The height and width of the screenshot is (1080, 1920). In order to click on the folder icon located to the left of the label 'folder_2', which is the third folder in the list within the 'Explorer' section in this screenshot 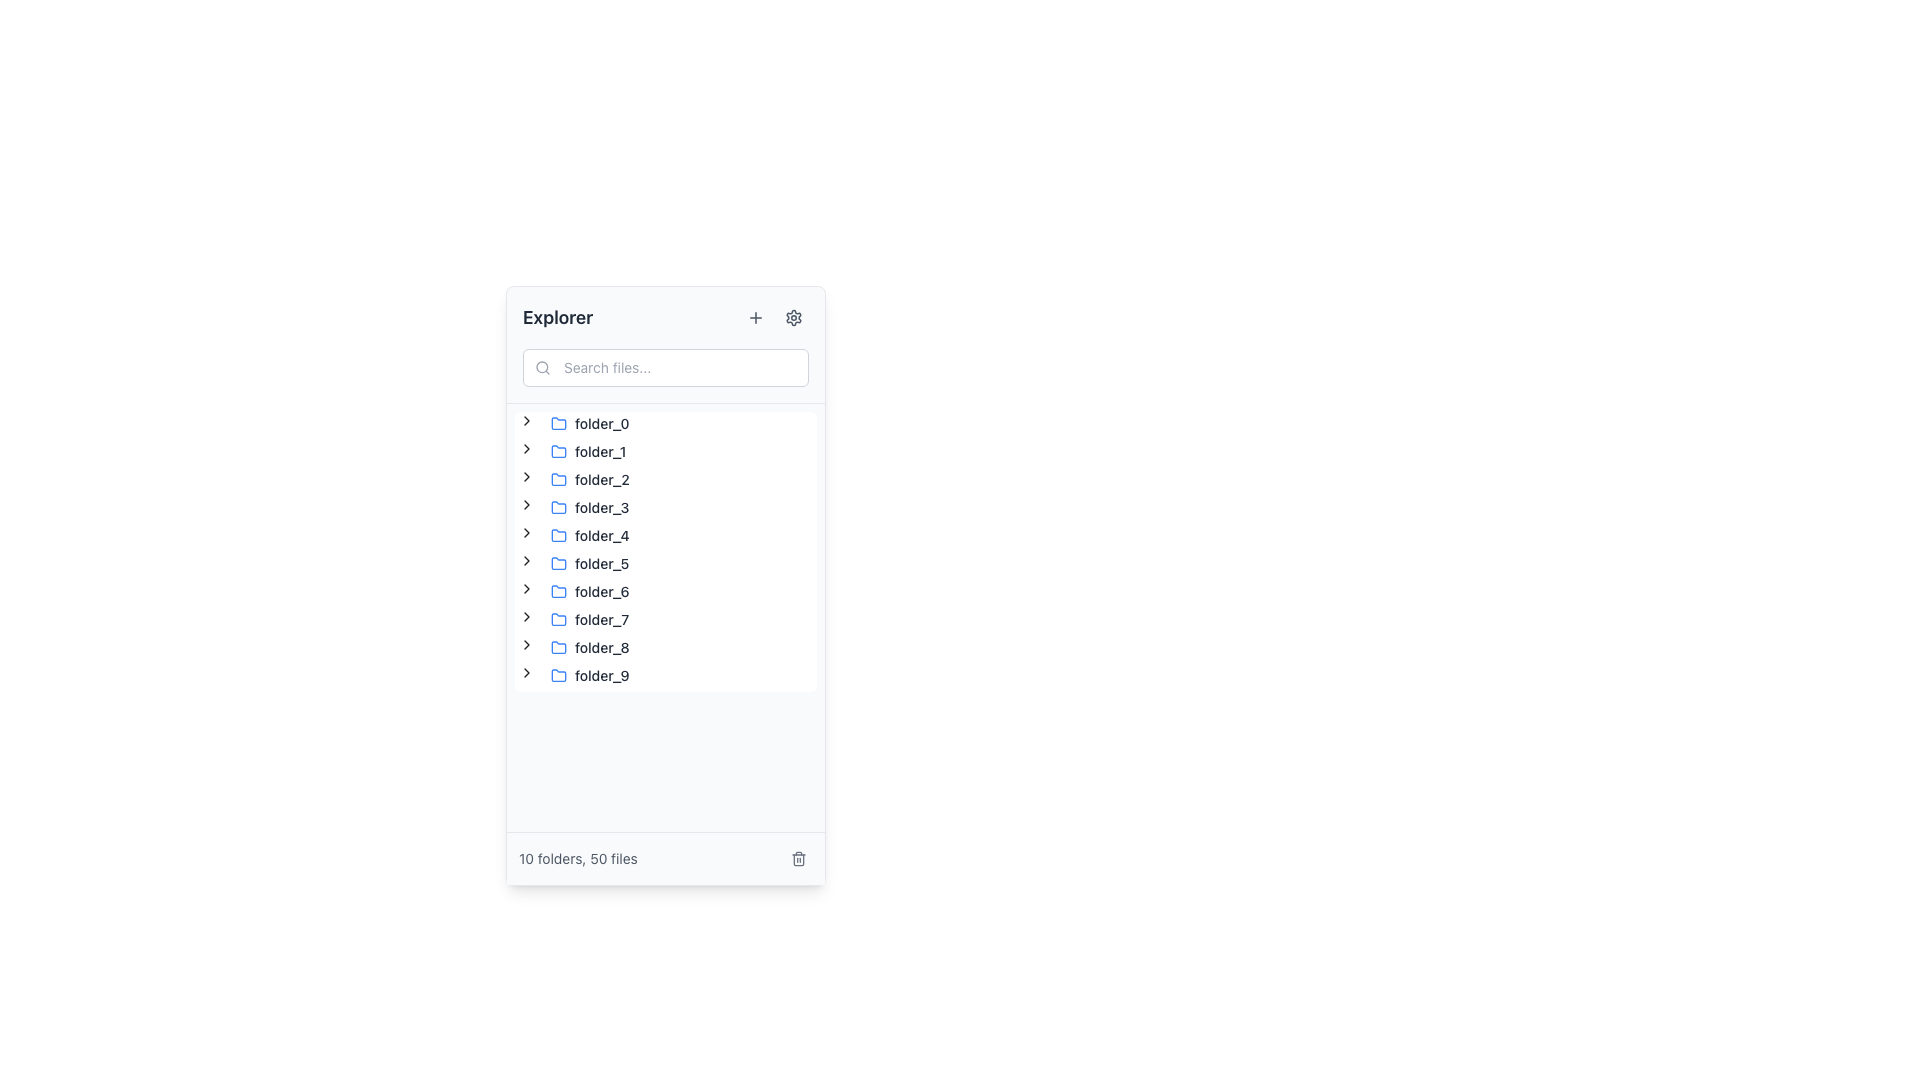, I will do `click(558, 479)`.